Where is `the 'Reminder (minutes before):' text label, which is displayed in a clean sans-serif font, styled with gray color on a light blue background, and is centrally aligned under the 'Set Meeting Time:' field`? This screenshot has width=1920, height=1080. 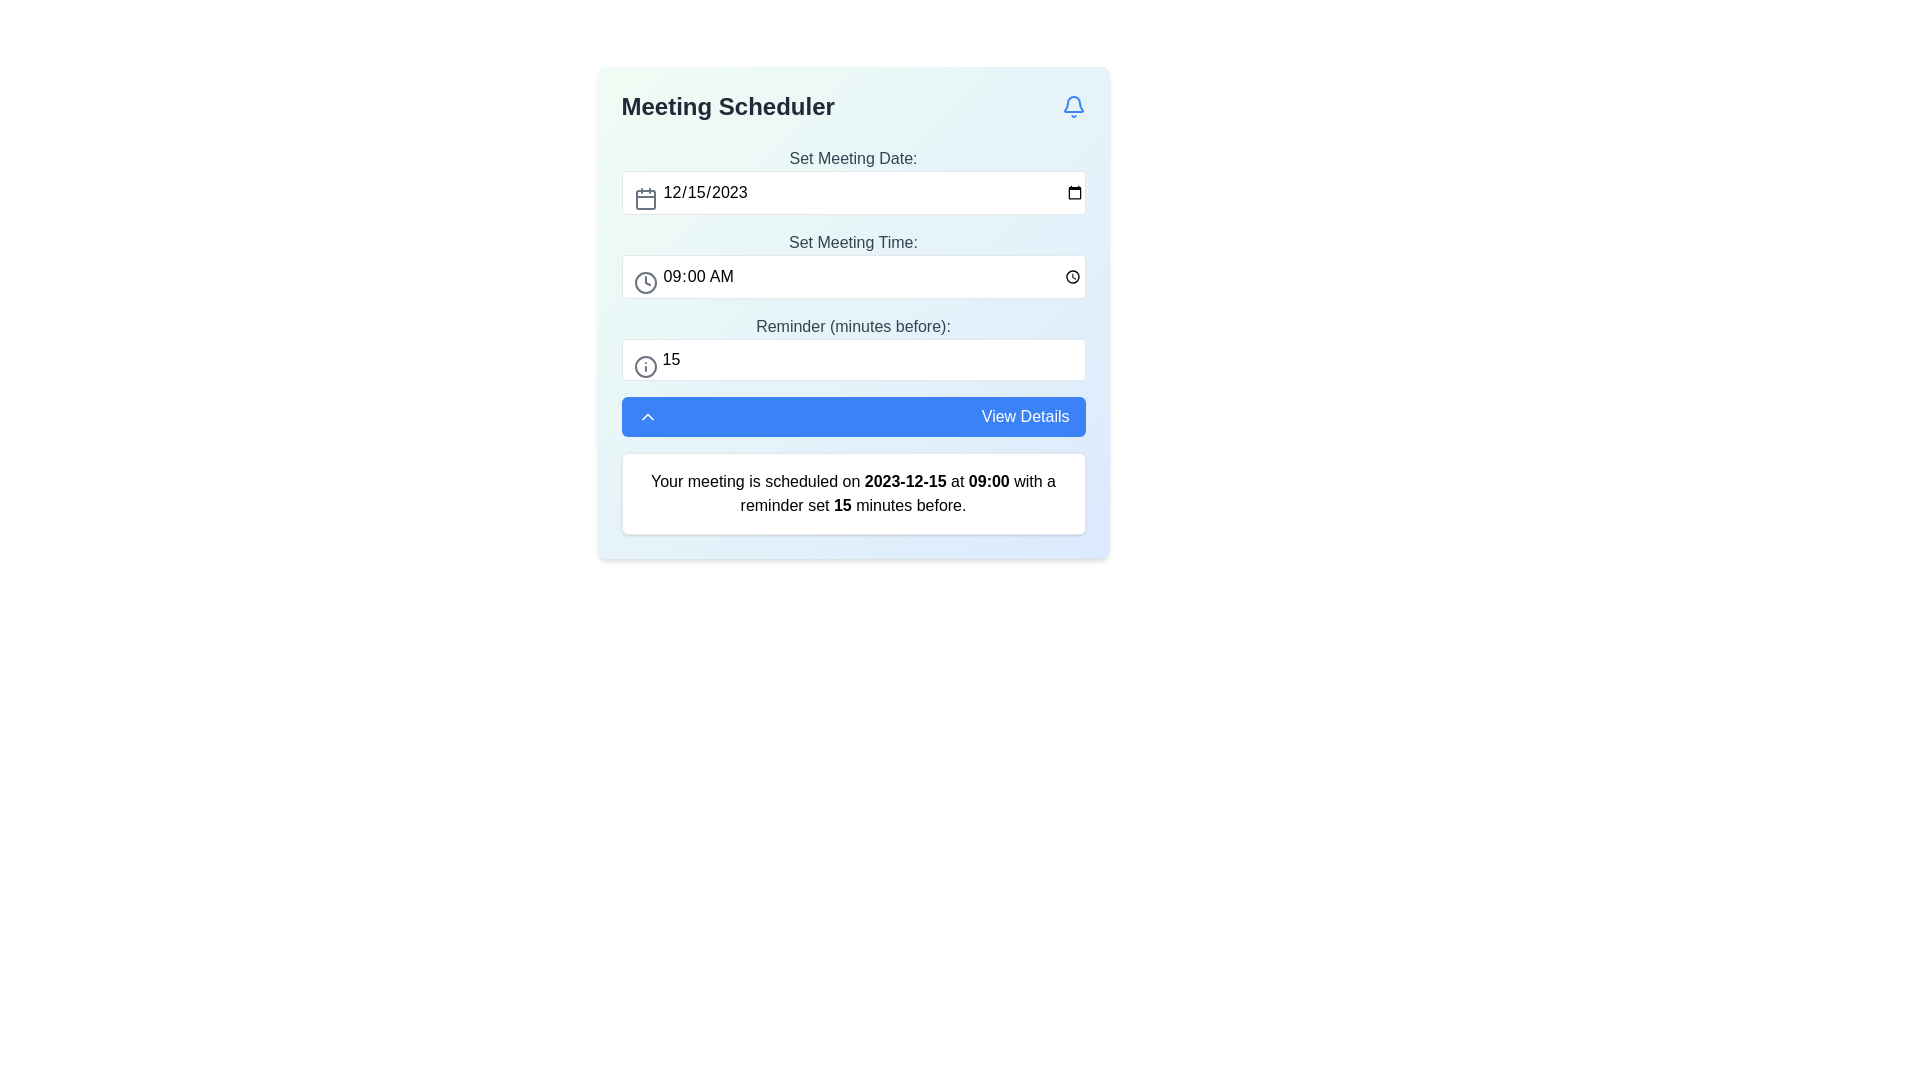 the 'Reminder (minutes before):' text label, which is displayed in a clean sans-serif font, styled with gray color on a light blue background, and is centrally aligned under the 'Set Meeting Time:' field is located at coordinates (853, 326).